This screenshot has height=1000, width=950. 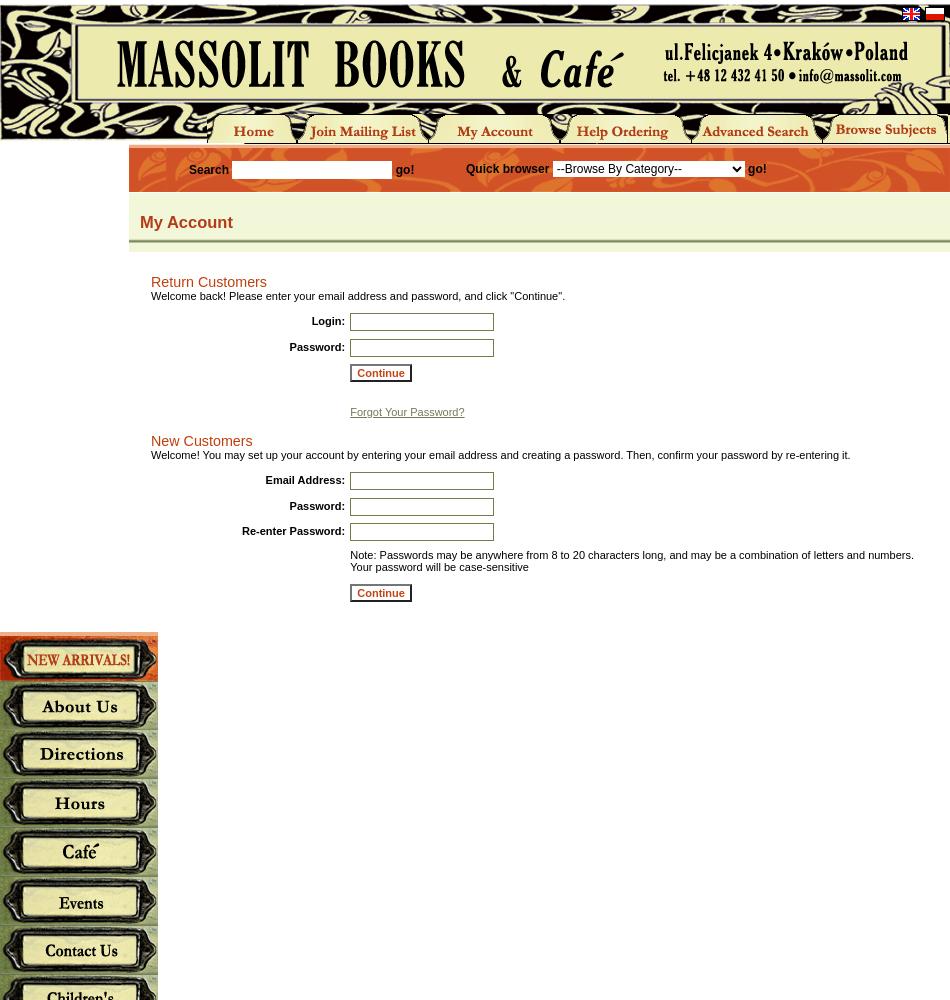 I want to click on 'Directions', so click(x=78, y=753).